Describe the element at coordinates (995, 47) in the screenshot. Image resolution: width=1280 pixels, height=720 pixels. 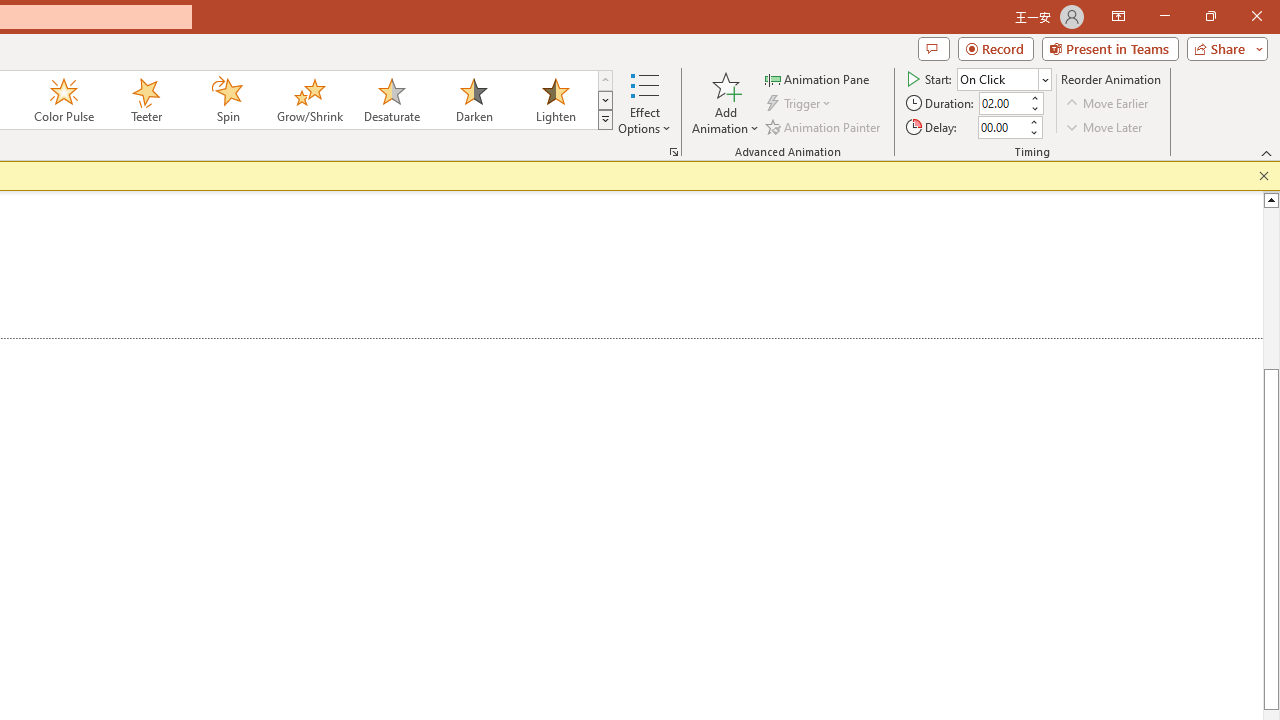
I see `'Record'` at that location.